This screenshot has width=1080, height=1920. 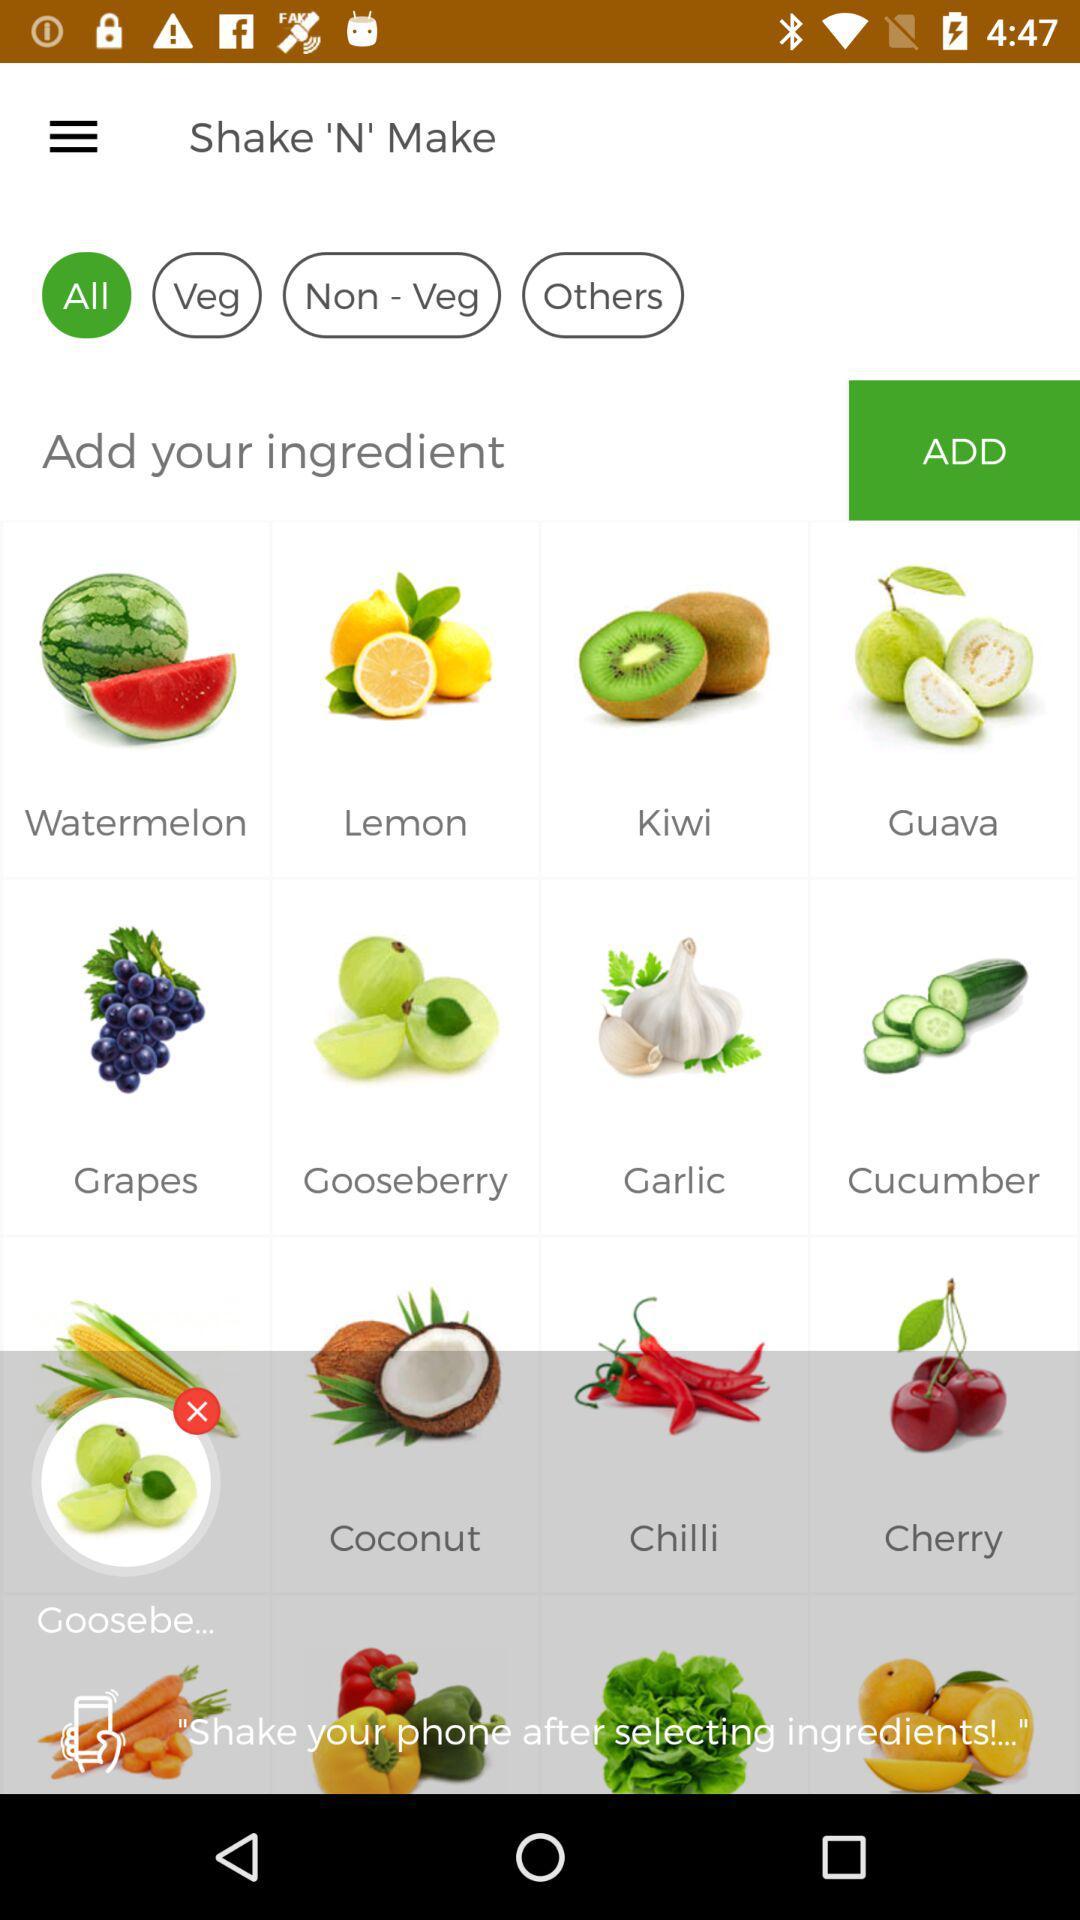 What do you see at coordinates (423, 449) in the screenshot?
I see `icon next to add` at bounding box center [423, 449].